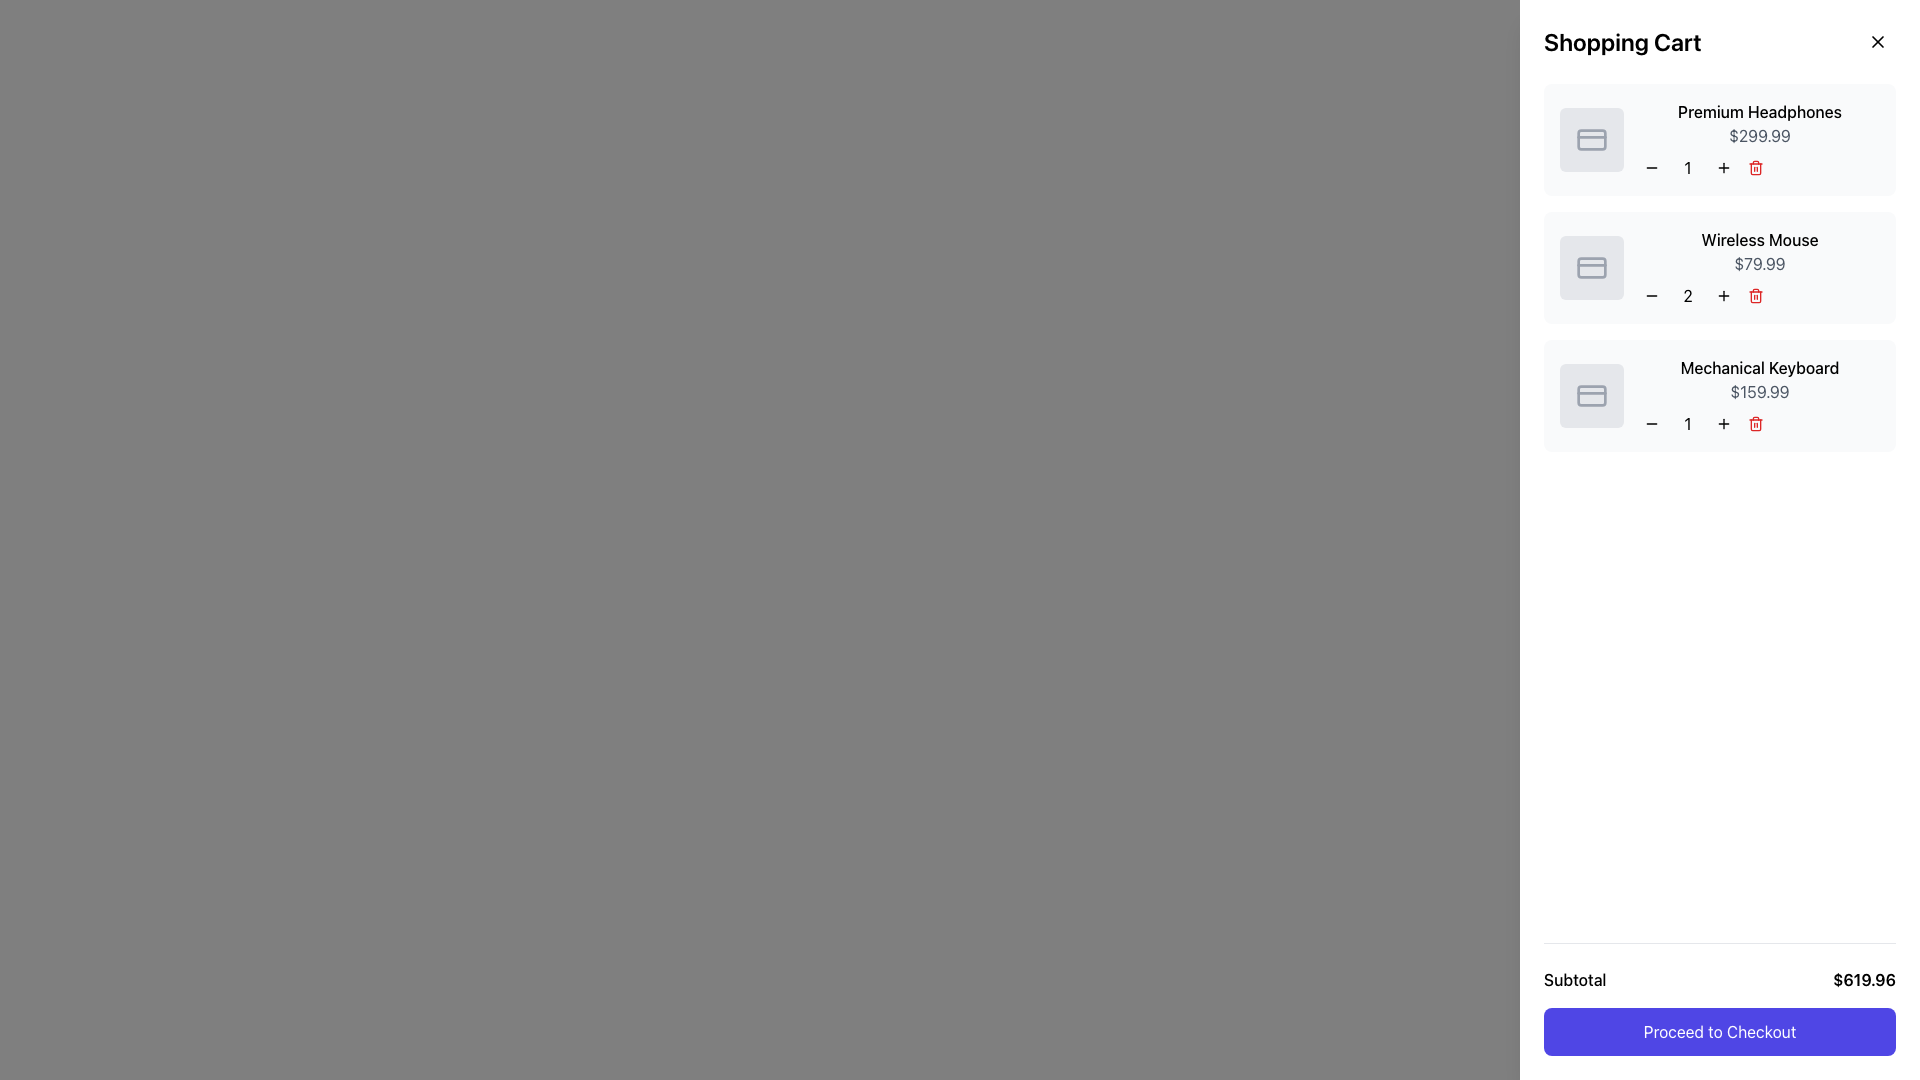 Image resolution: width=1920 pixels, height=1080 pixels. Describe the element at coordinates (1760, 296) in the screenshot. I see `the button located at the end of the shopping cart entry for 'Wireless Mouse'` at that location.